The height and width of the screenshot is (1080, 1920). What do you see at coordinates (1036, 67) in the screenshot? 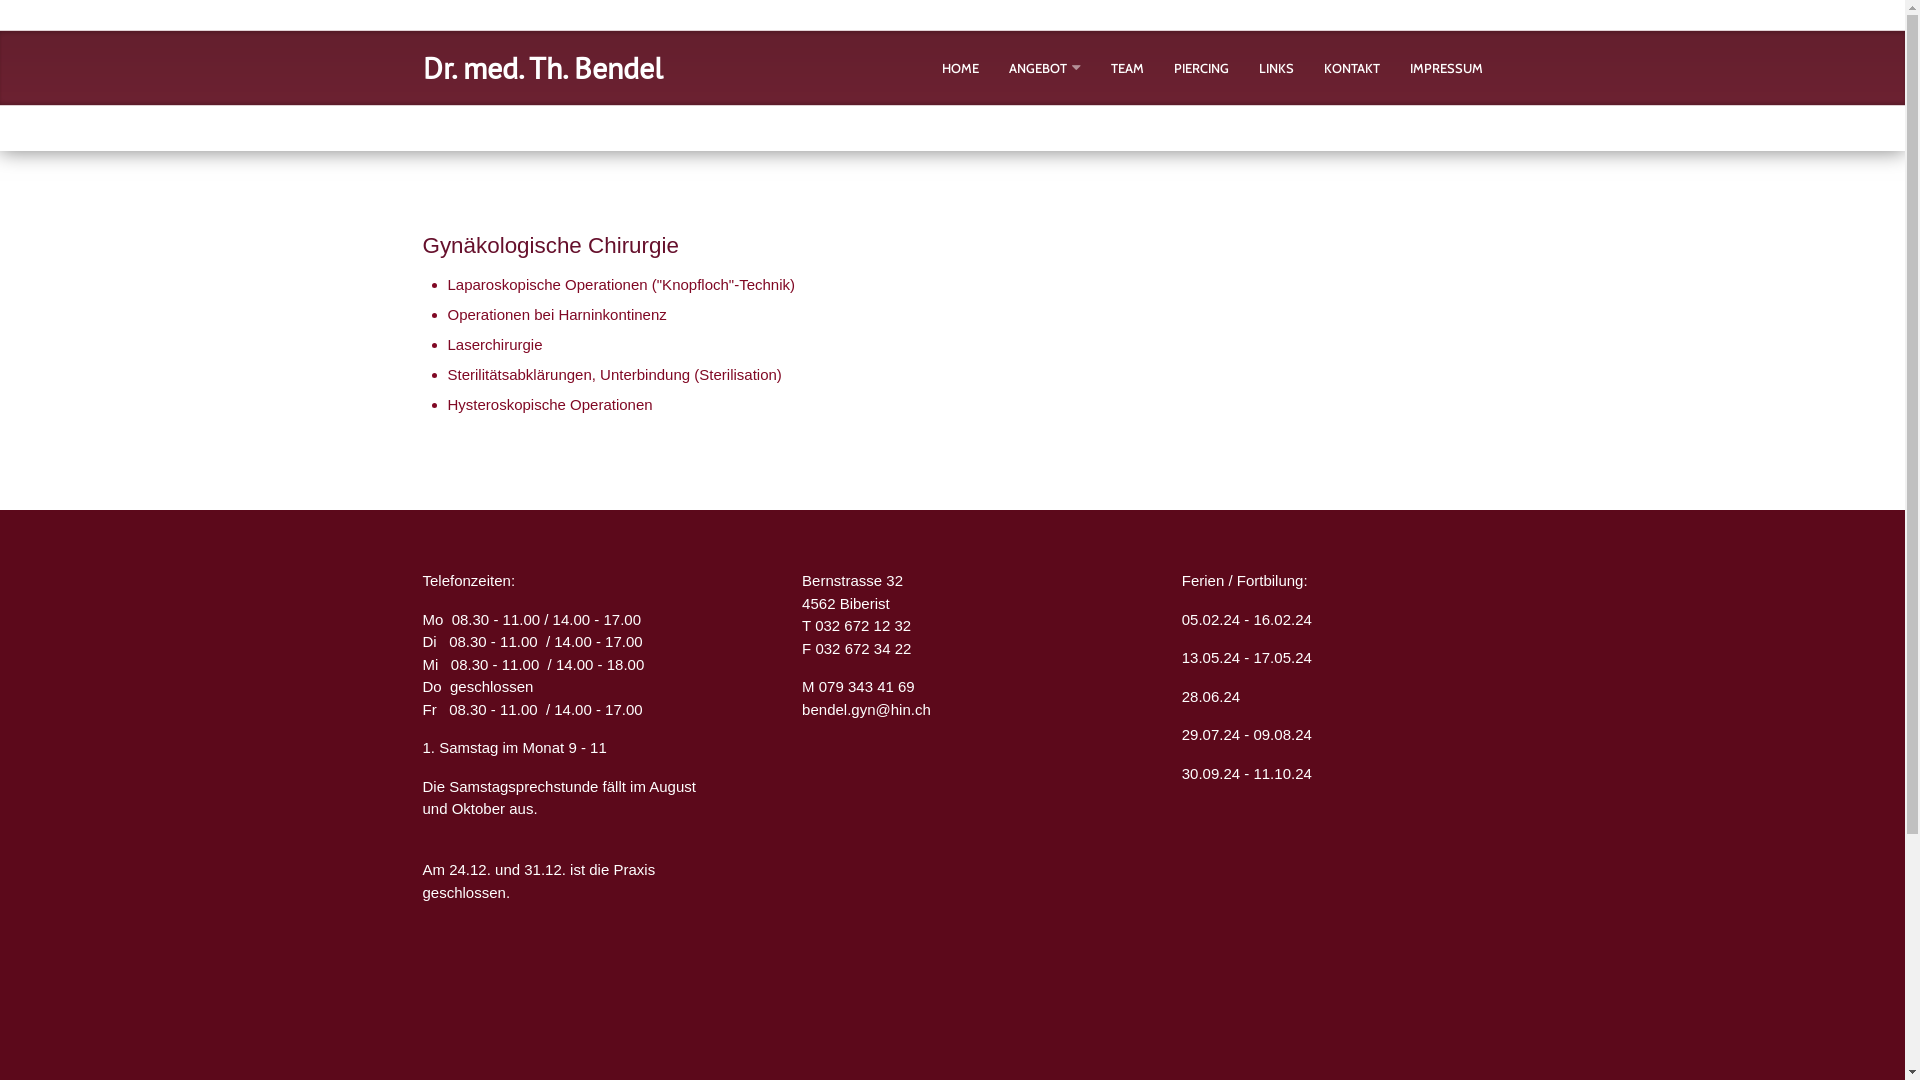
I see `'ANGEBOT'` at bounding box center [1036, 67].